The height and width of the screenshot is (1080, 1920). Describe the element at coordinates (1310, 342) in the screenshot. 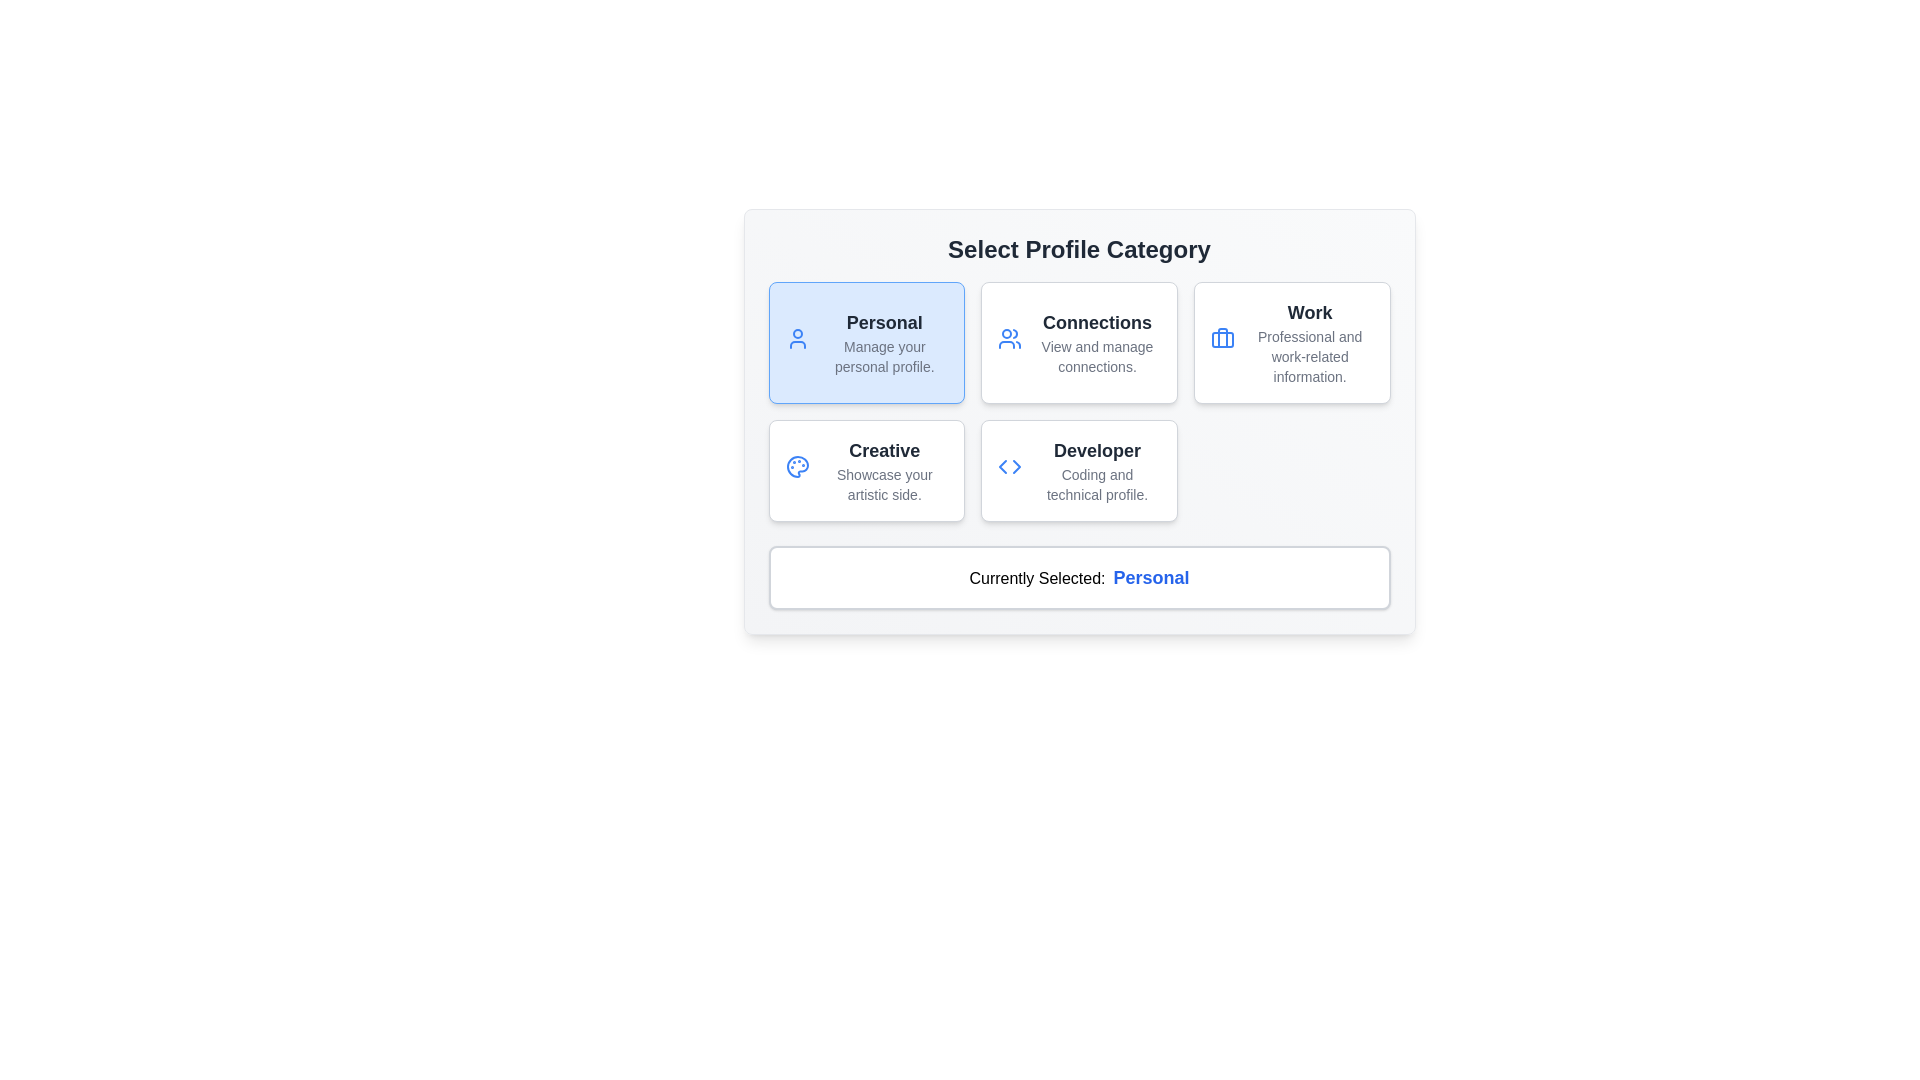

I see `the Text display component that shows the title and description of the 'Work' profile category, located within the third option from the left in the profile selection grid` at that location.